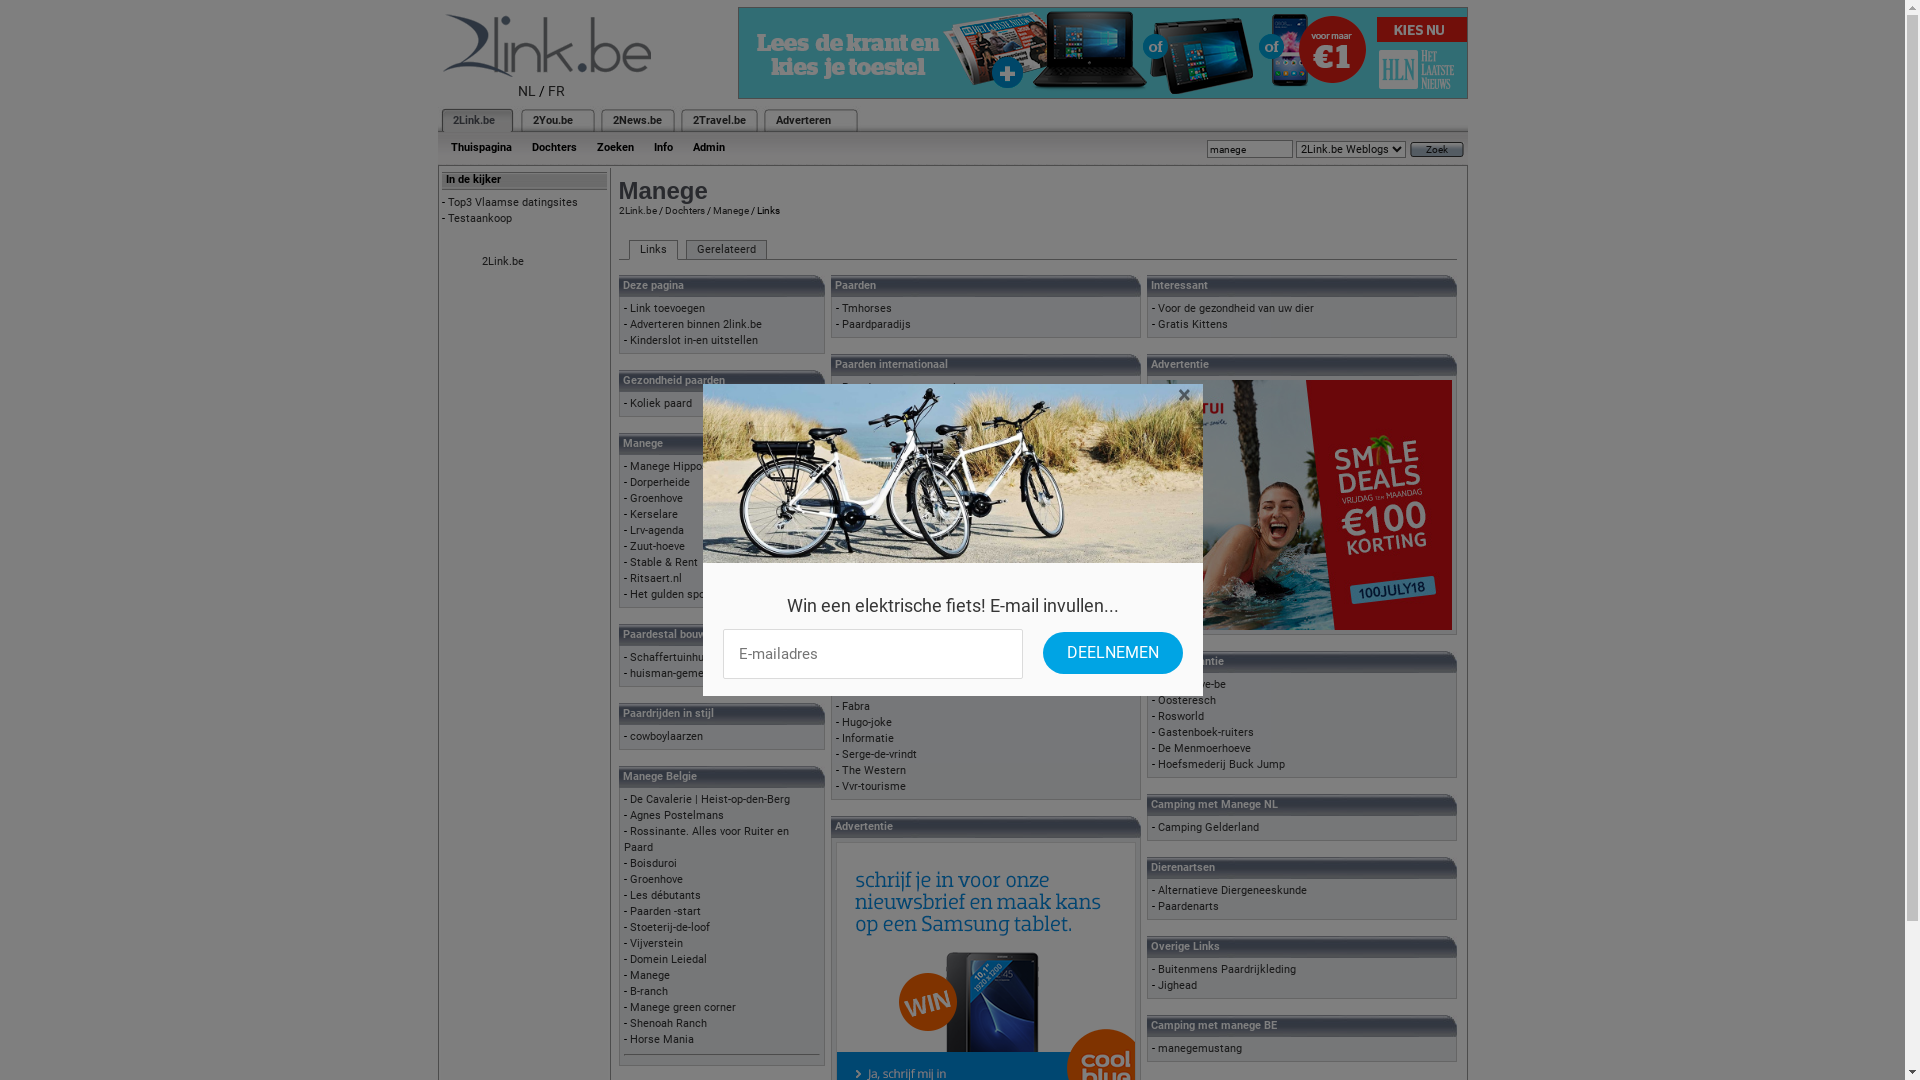 The height and width of the screenshot is (1080, 1920). What do you see at coordinates (643, 146) in the screenshot?
I see `'Info'` at bounding box center [643, 146].